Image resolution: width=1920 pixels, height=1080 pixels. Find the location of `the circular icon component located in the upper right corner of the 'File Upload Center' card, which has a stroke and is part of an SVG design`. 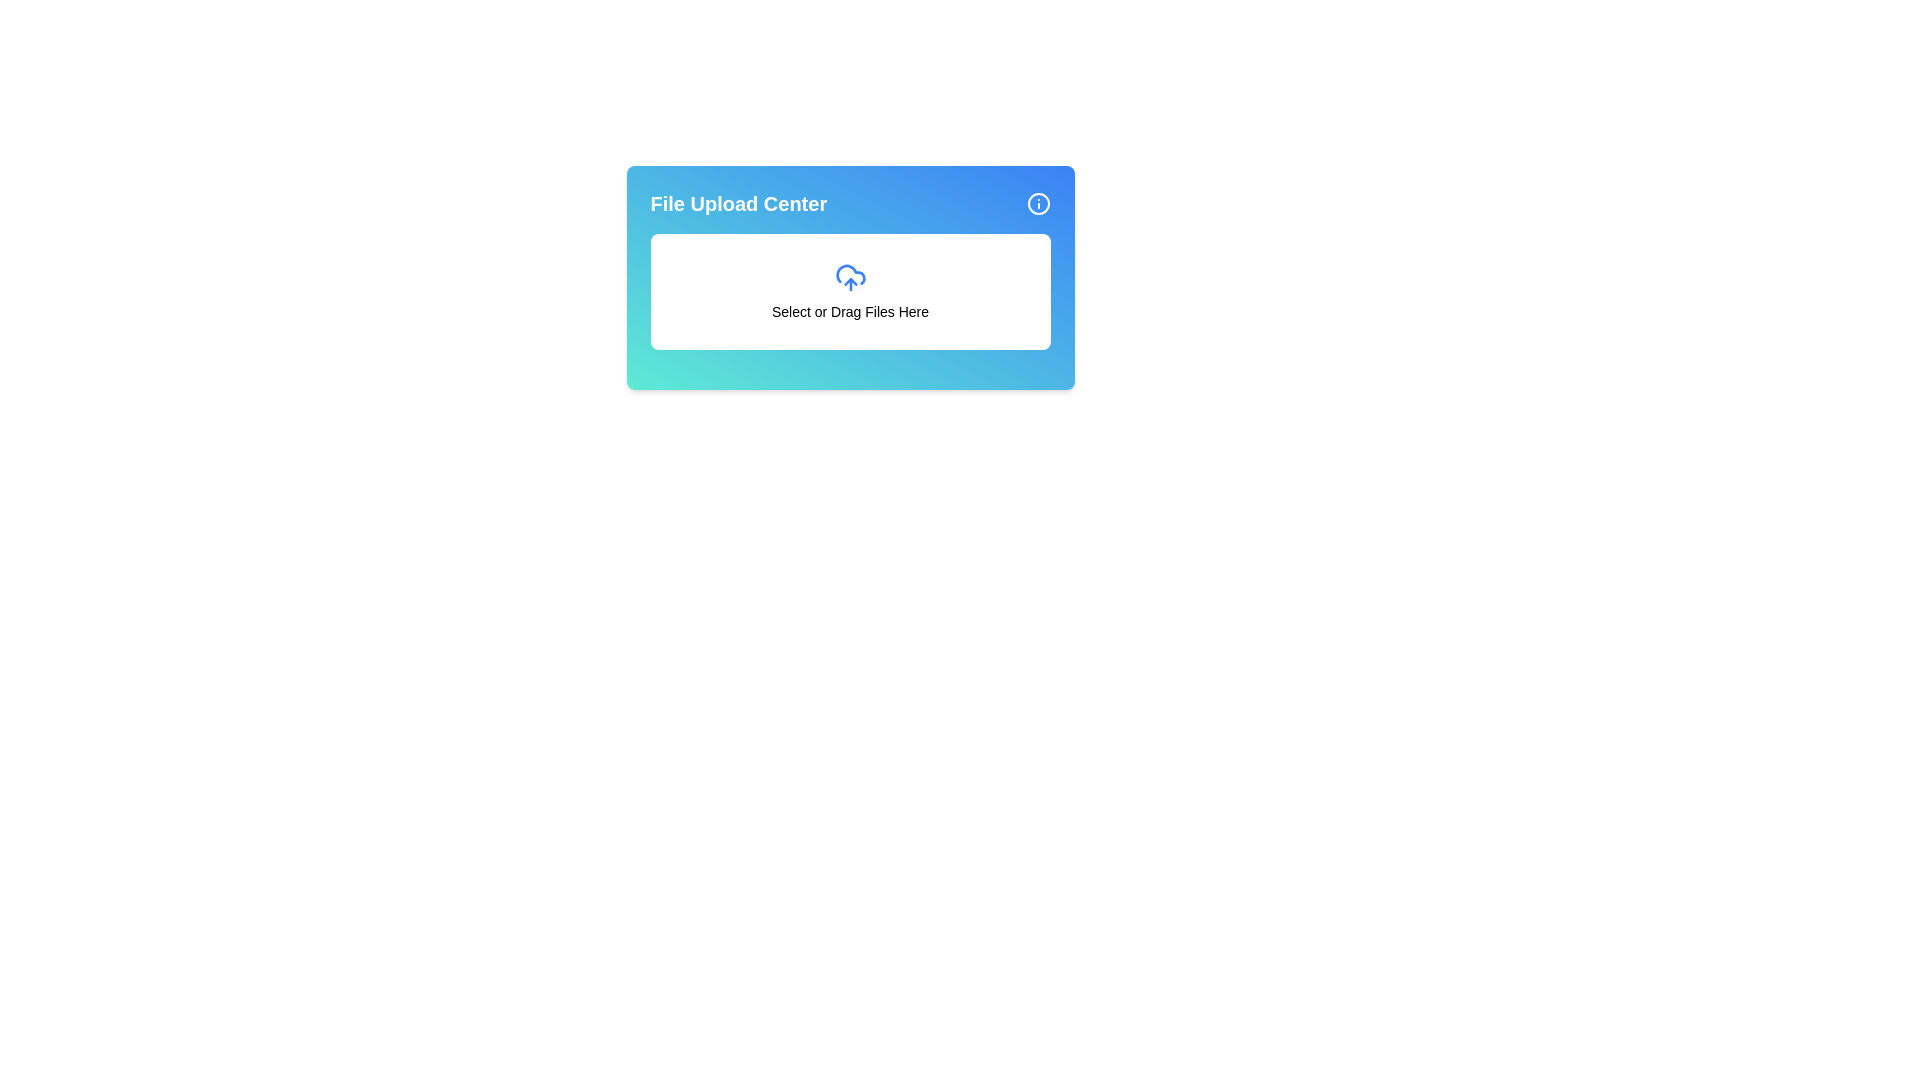

the circular icon component located in the upper right corner of the 'File Upload Center' card, which has a stroke and is part of an SVG design is located at coordinates (1038, 204).